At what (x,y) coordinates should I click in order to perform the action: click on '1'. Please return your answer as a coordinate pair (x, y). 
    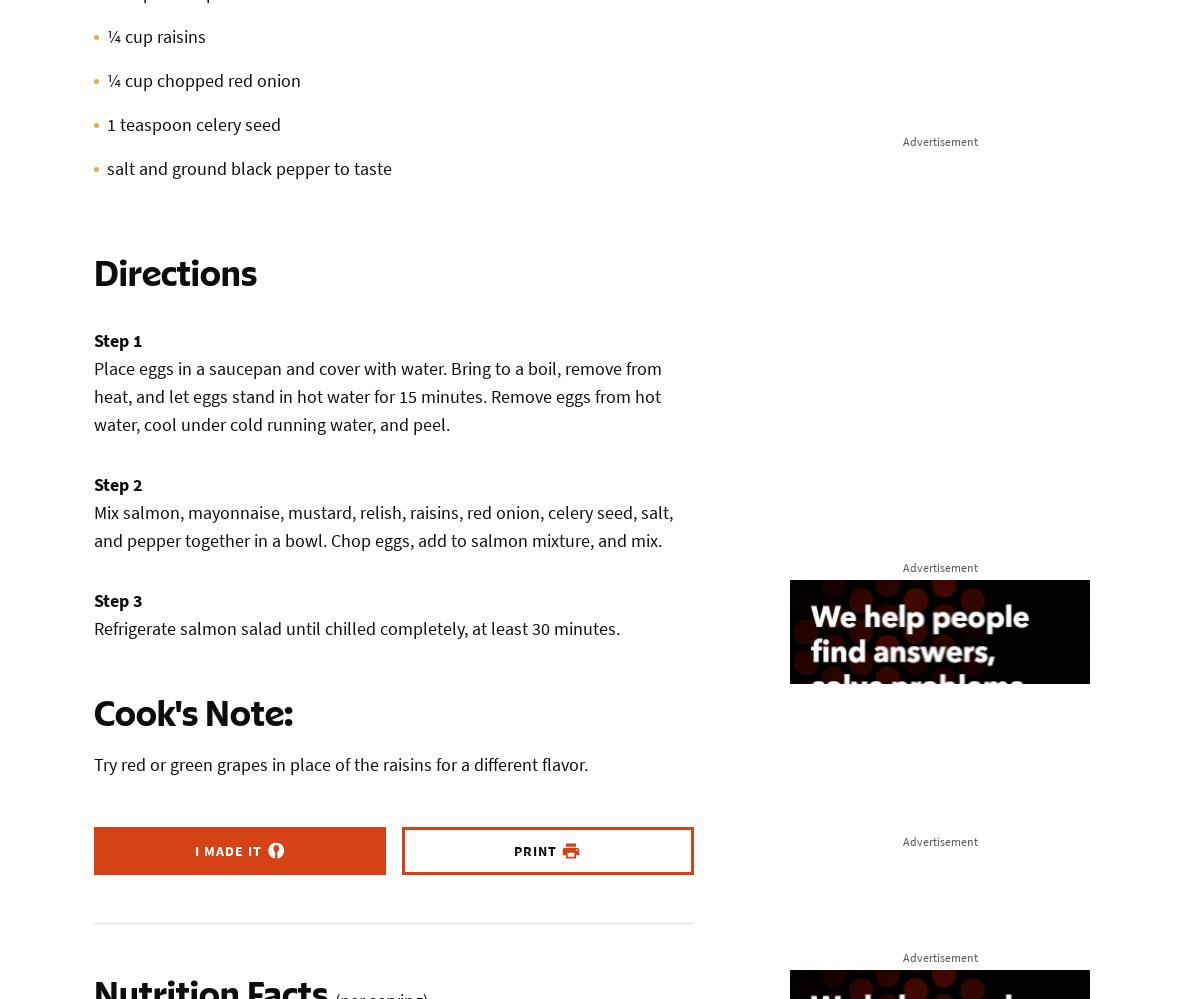
    Looking at the image, I should click on (111, 124).